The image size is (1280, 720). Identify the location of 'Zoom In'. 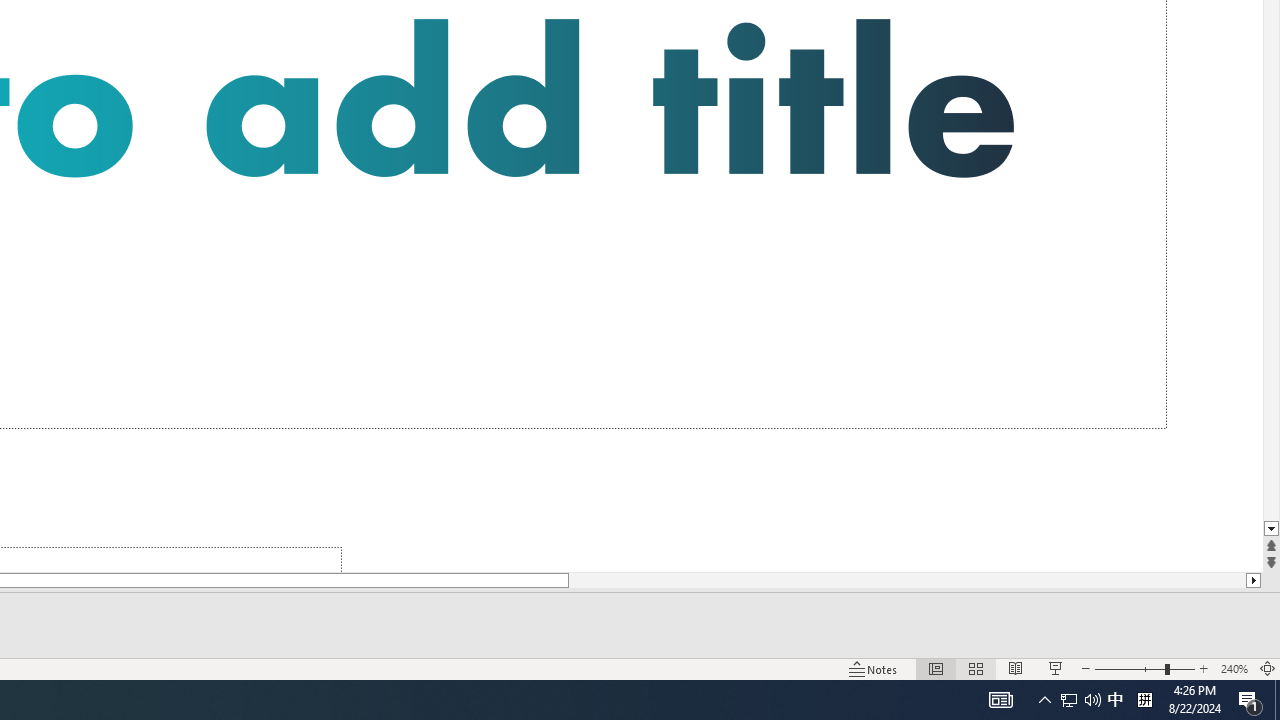
(1203, 669).